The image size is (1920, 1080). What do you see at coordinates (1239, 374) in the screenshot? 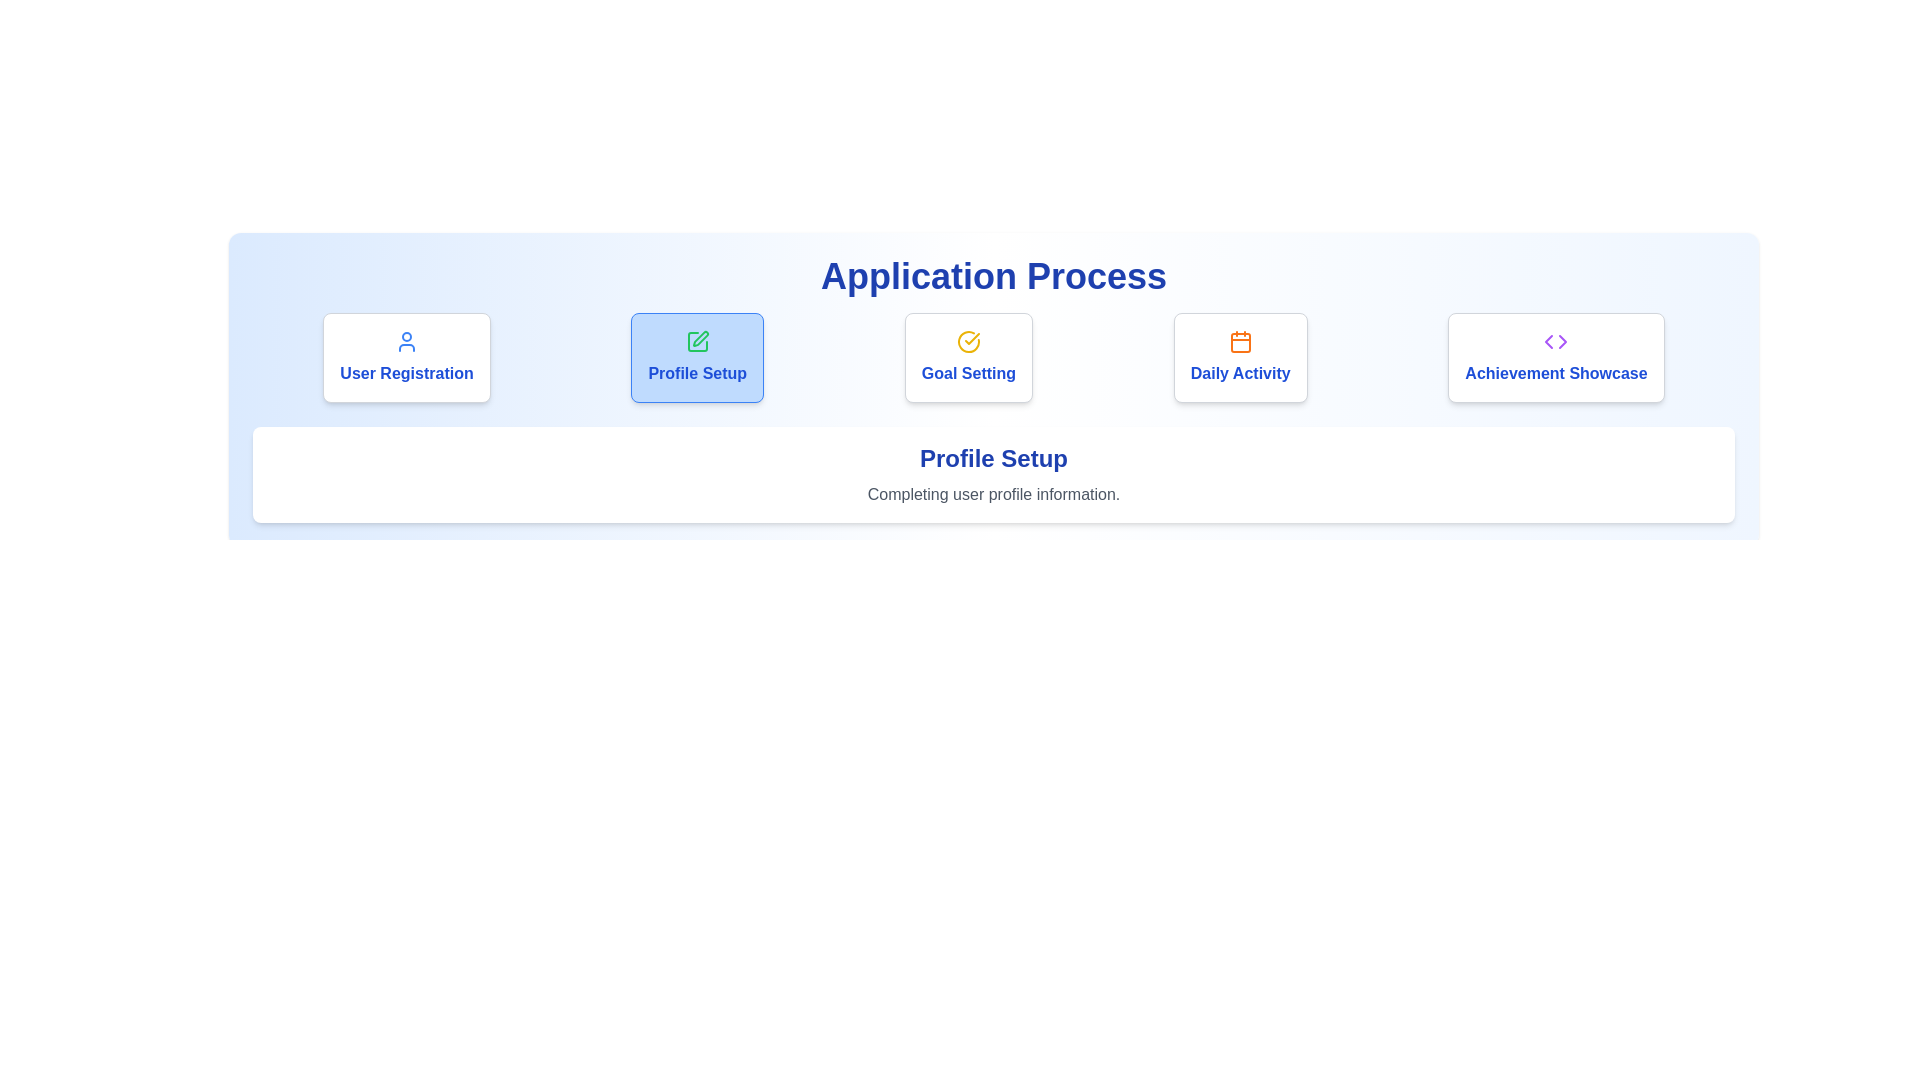
I see `the 'Daily Activity' text label located in the bottom portion of the card in the fourth column, which is identified by the orange calendar icon above it` at bounding box center [1239, 374].